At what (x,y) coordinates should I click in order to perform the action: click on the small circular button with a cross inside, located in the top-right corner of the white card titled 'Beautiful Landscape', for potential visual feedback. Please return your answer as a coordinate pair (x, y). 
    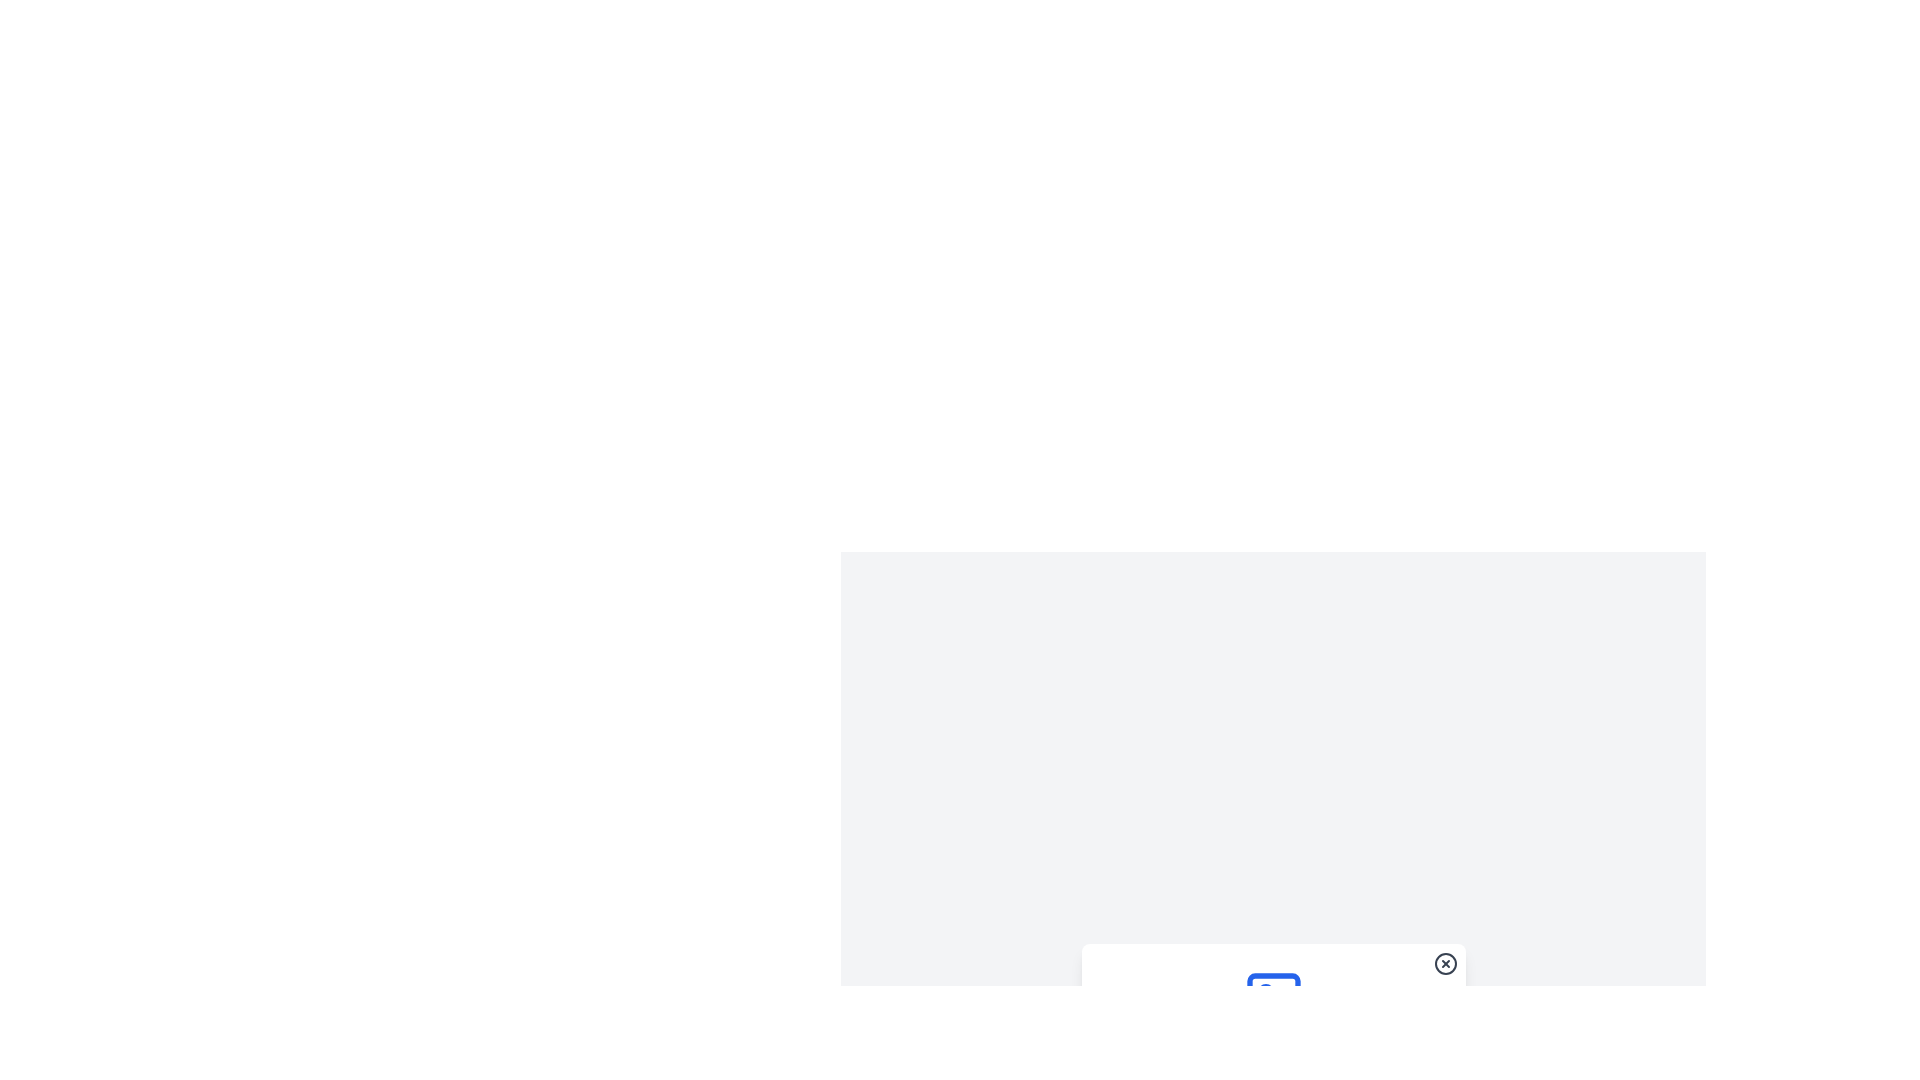
    Looking at the image, I should click on (1445, 963).